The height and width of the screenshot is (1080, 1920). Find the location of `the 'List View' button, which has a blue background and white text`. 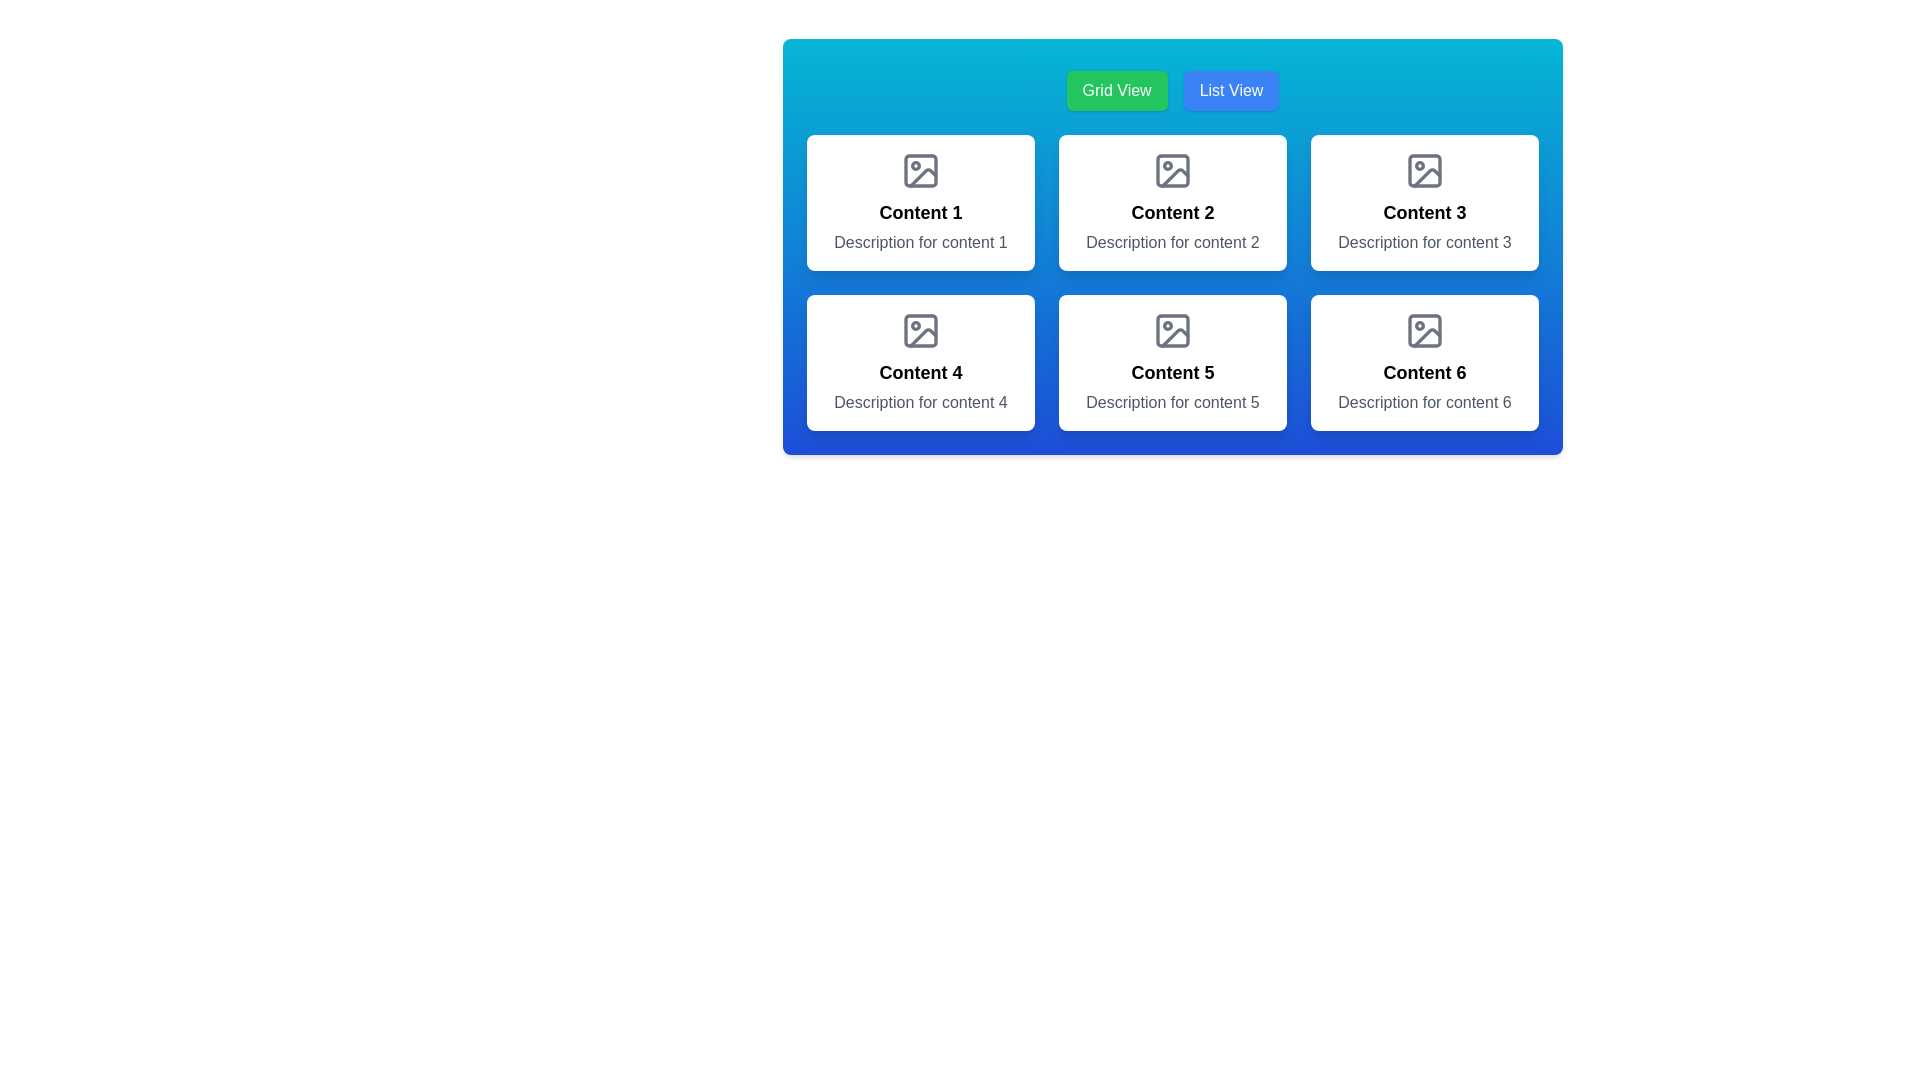

the 'List View' button, which has a blue background and white text is located at coordinates (1230, 91).